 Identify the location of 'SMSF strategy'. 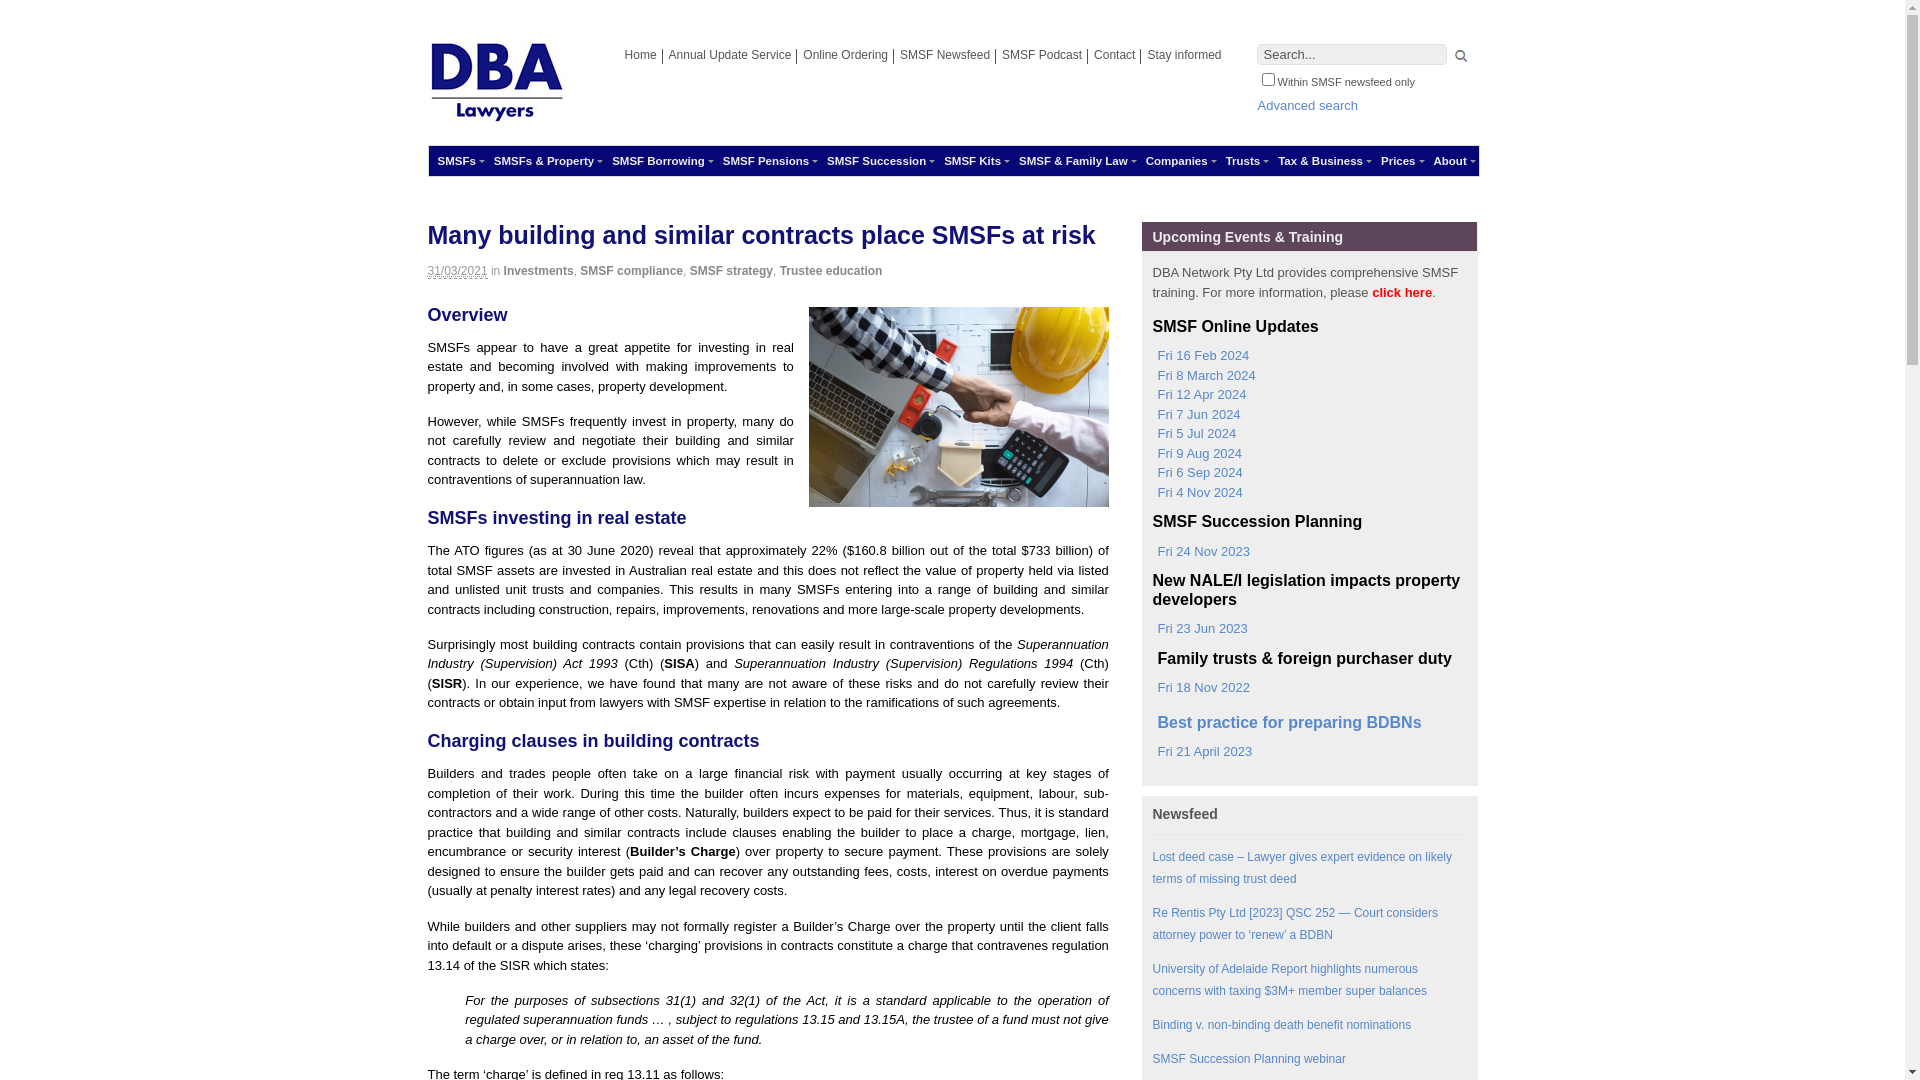
(730, 270).